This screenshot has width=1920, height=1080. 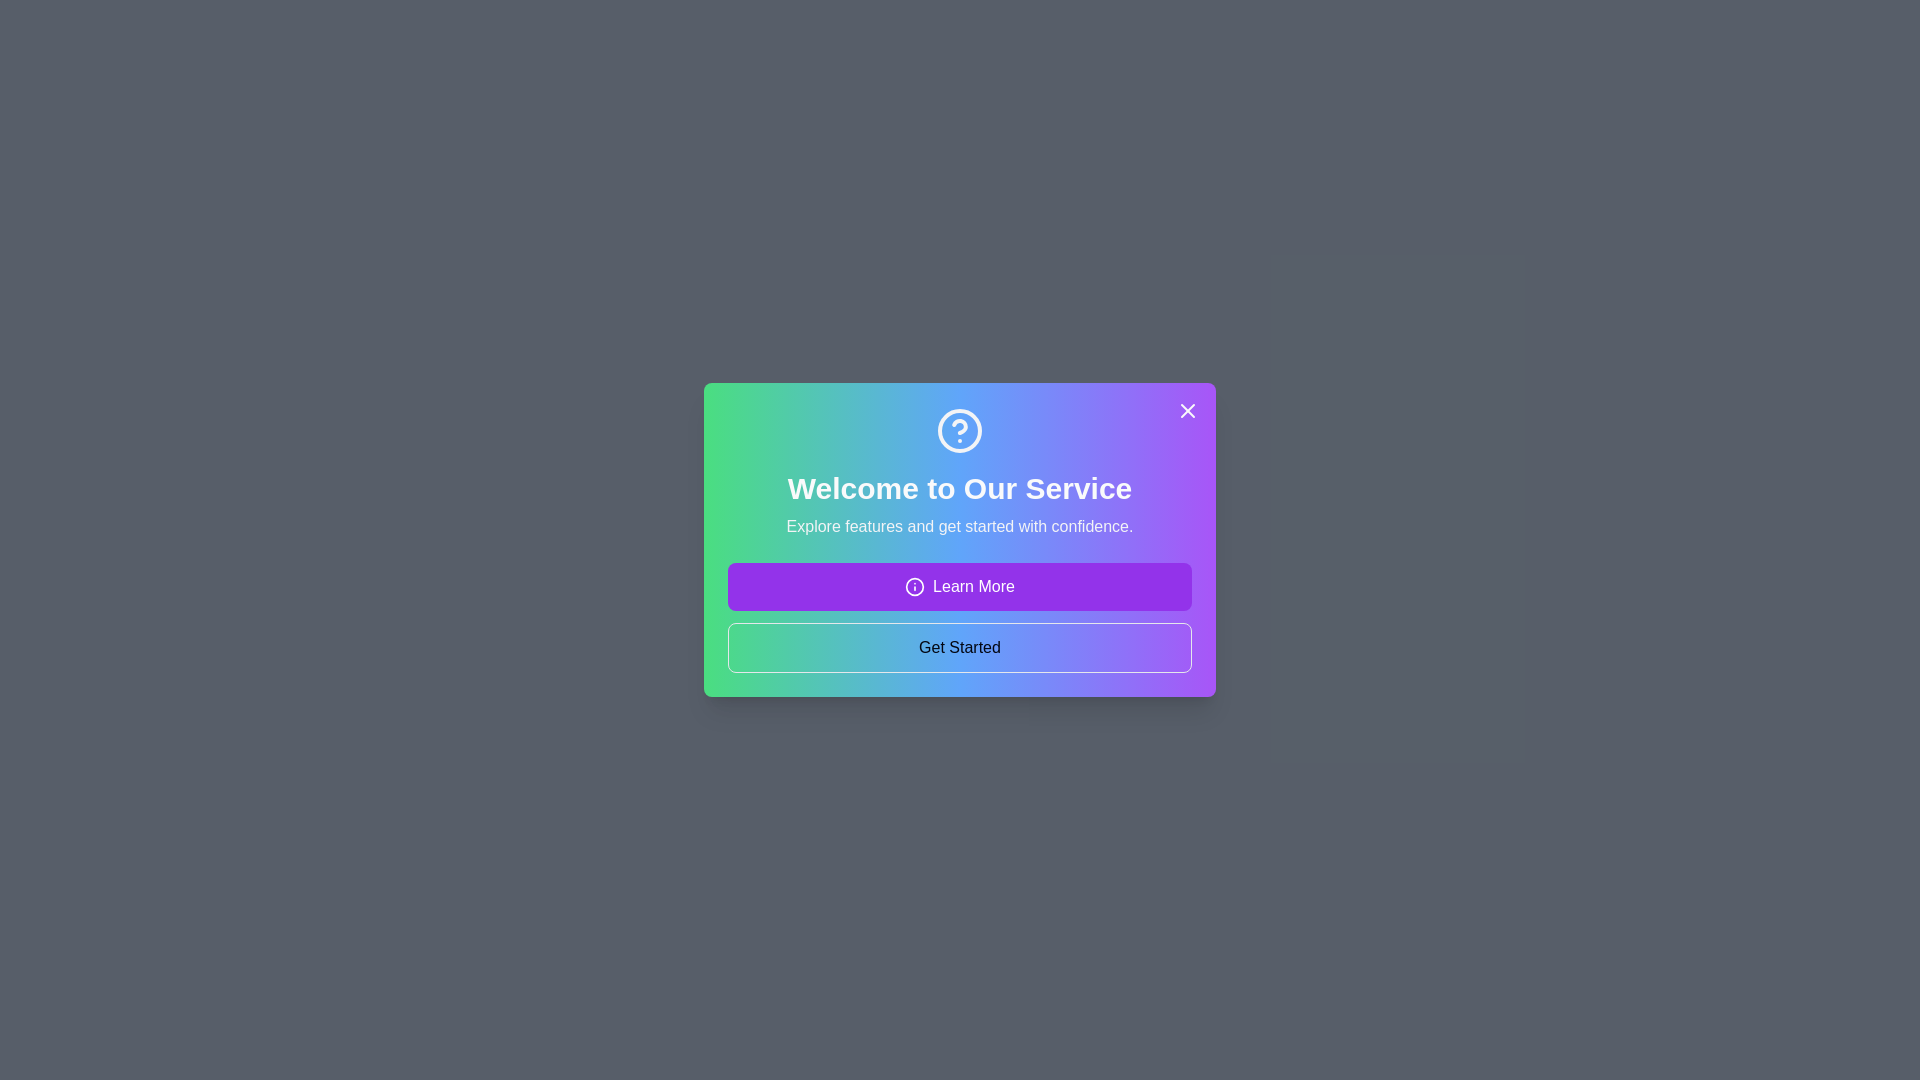 I want to click on the 'Get Started' button to initiate the sign-up process, so click(x=960, y=648).